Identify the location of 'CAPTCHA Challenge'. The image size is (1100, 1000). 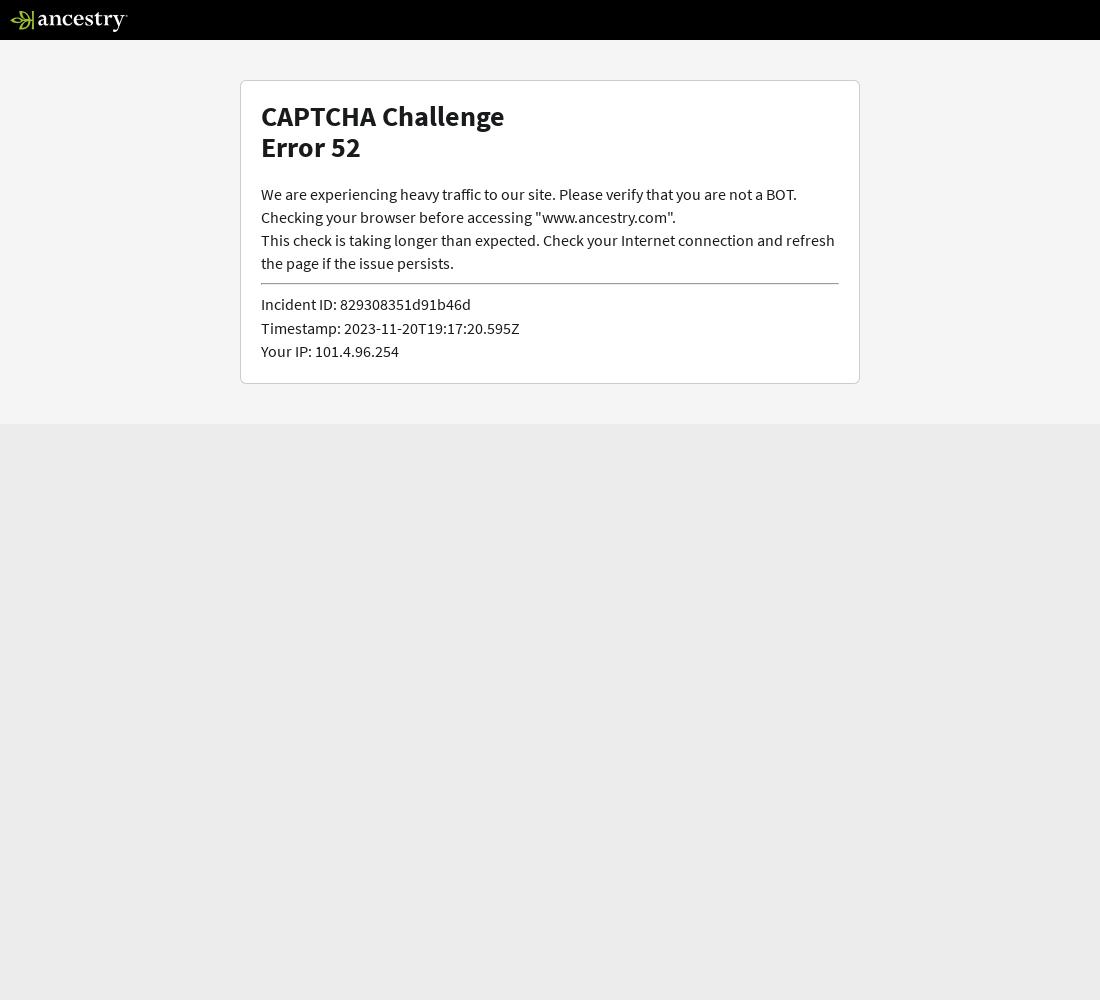
(383, 115).